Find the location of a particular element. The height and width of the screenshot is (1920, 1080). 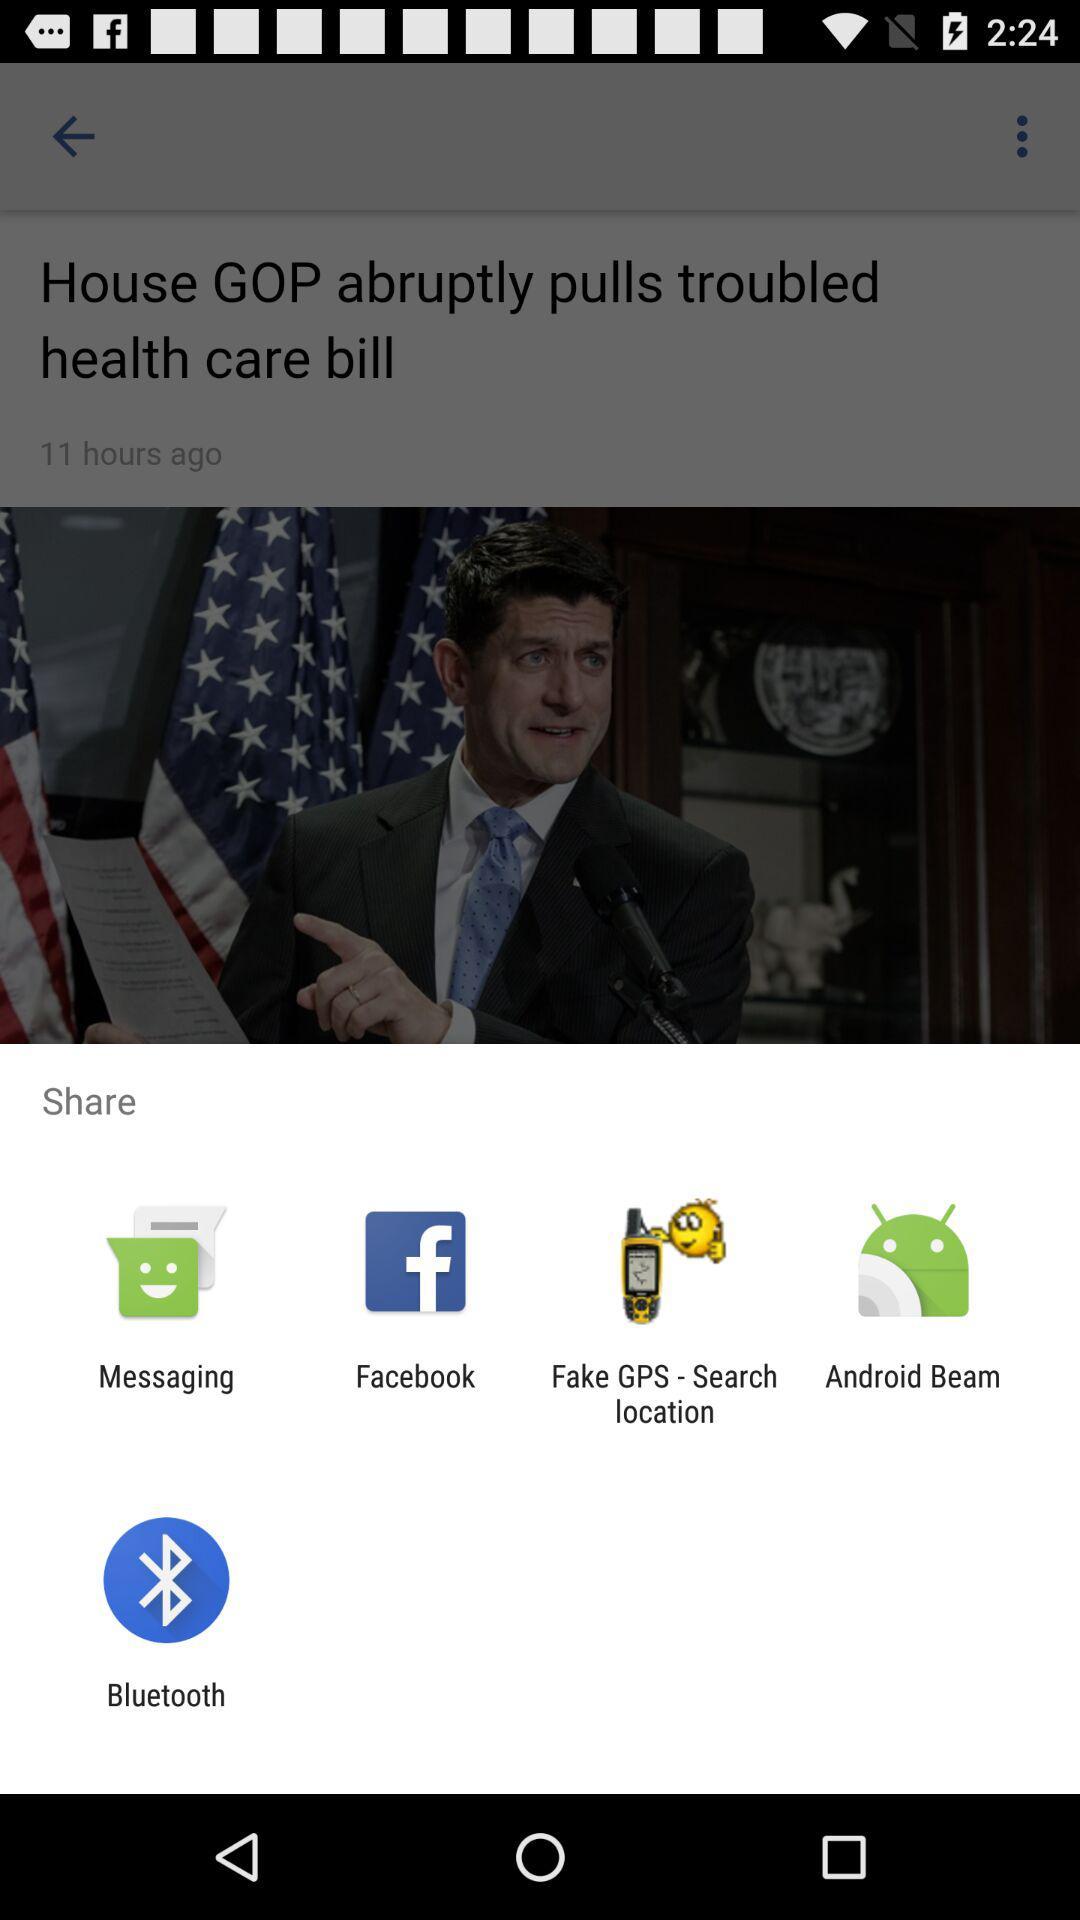

the icon to the left of android beam app is located at coordinates (664, 1392).